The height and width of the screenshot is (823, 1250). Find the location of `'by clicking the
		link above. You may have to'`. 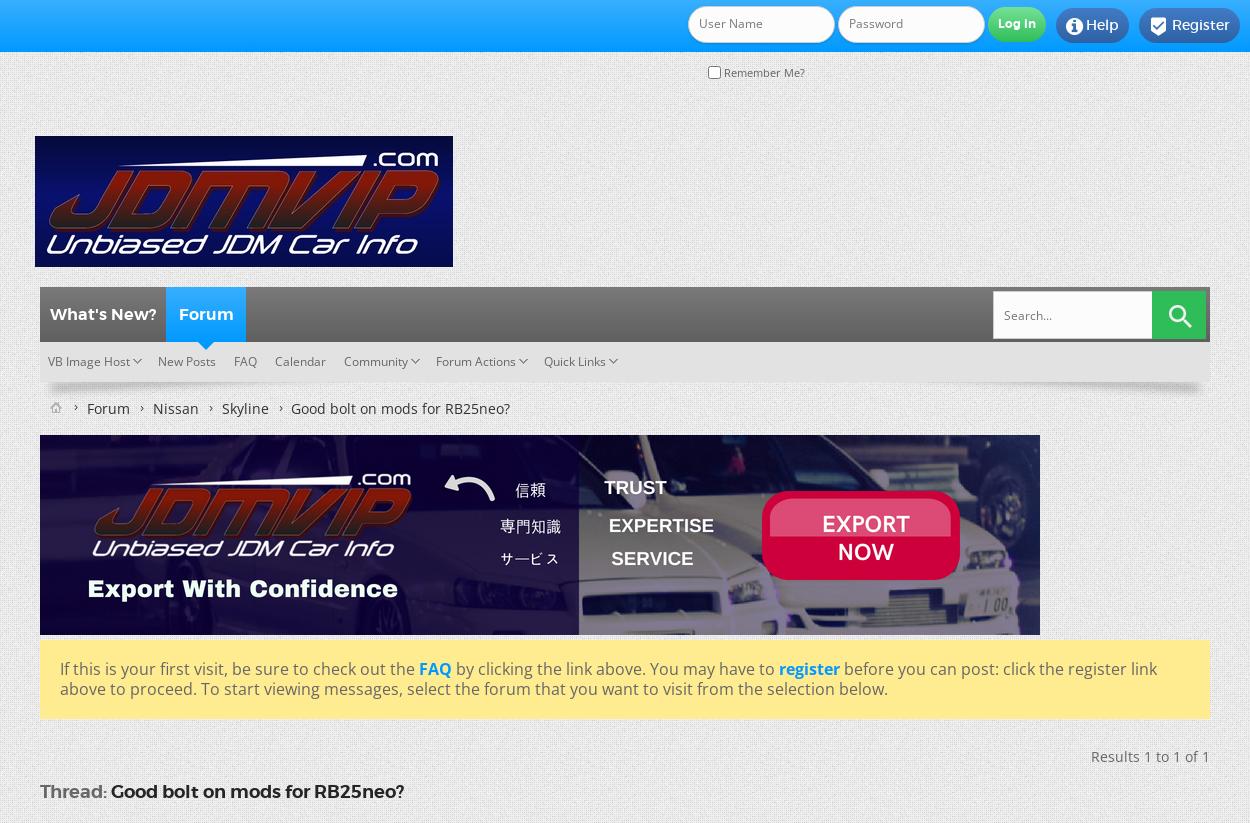

'by clicking the
		link above. You may have to' is located at coordinates (614, 668).